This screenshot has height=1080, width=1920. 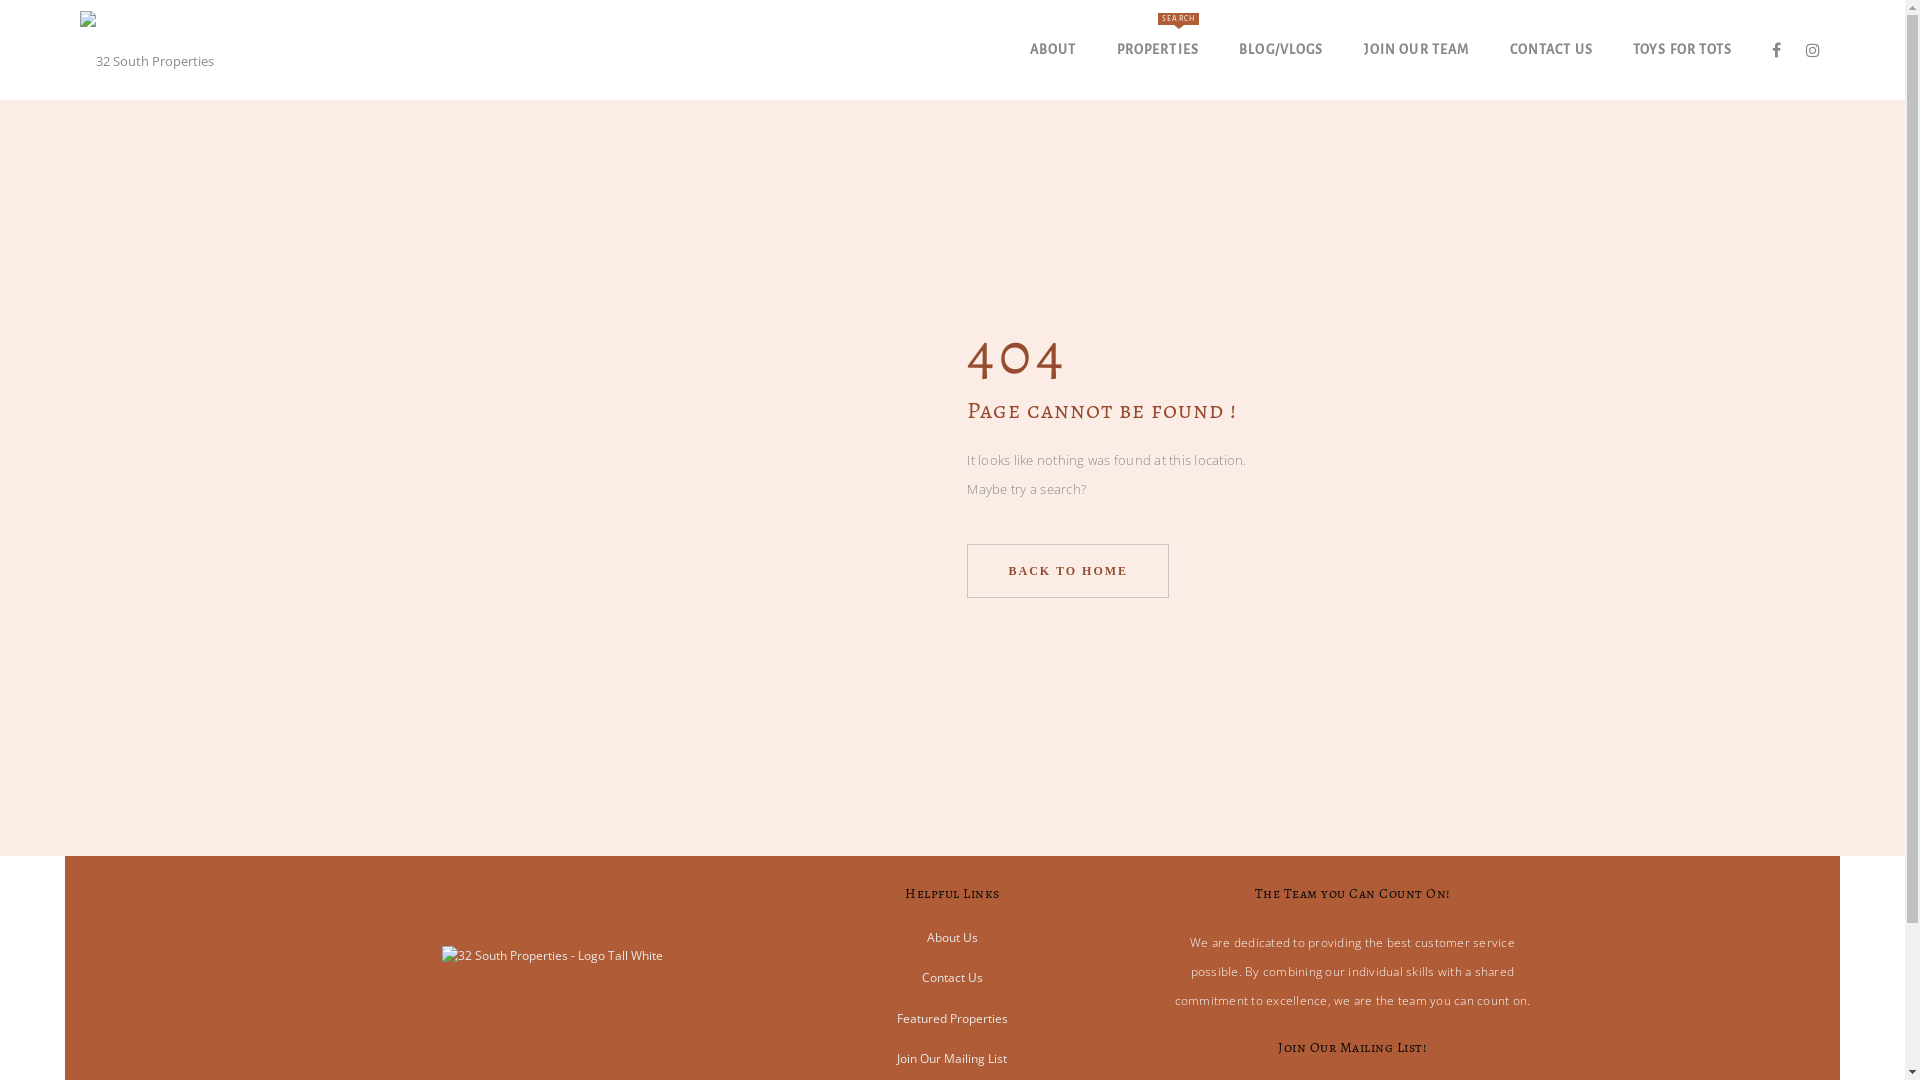 I want to click on 'Contact Us', so click(x=951, y=976).